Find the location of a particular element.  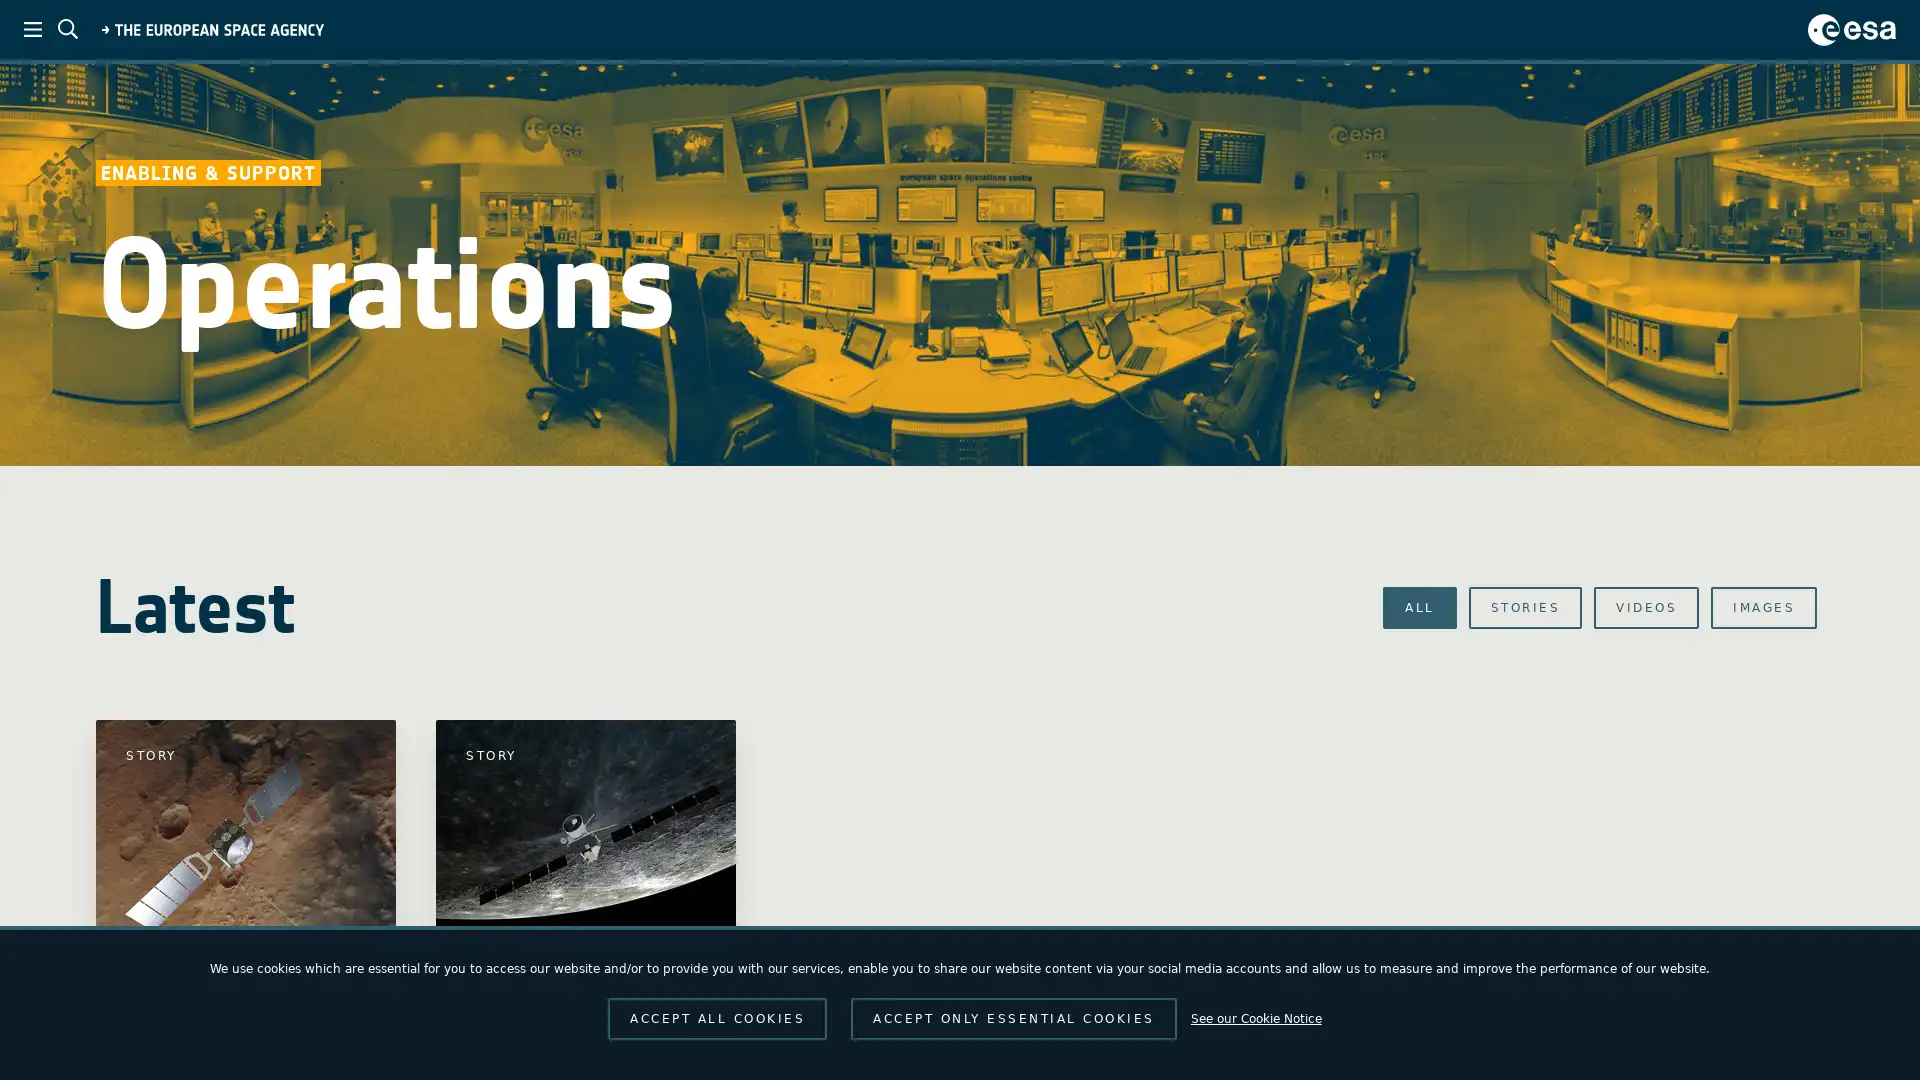

STORIES is located at coordinates (1524, 605).